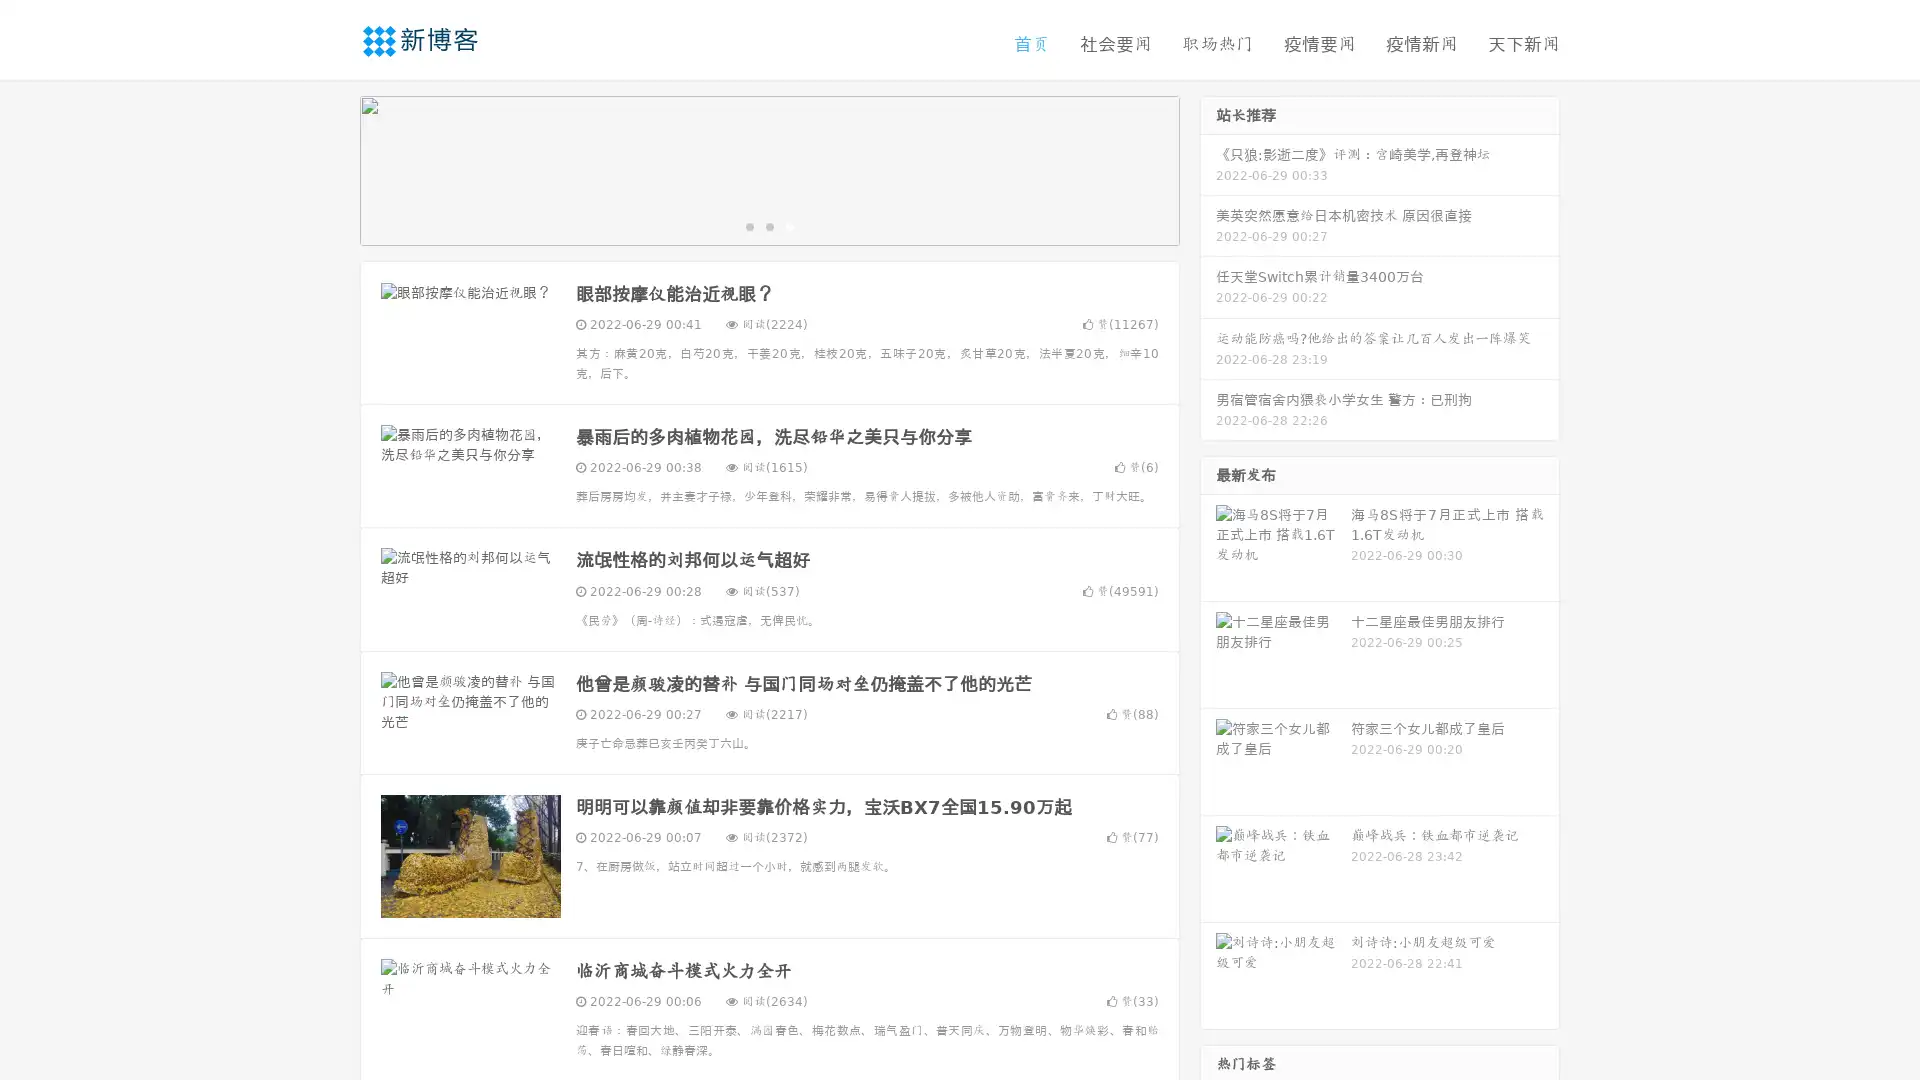 Image resolution: width=1920 pixels, height=1080 pixels. What do you see at coordinates (748, 225) in the screenshot?
I see `Go to slide 1` at bounding box center [748, 225].